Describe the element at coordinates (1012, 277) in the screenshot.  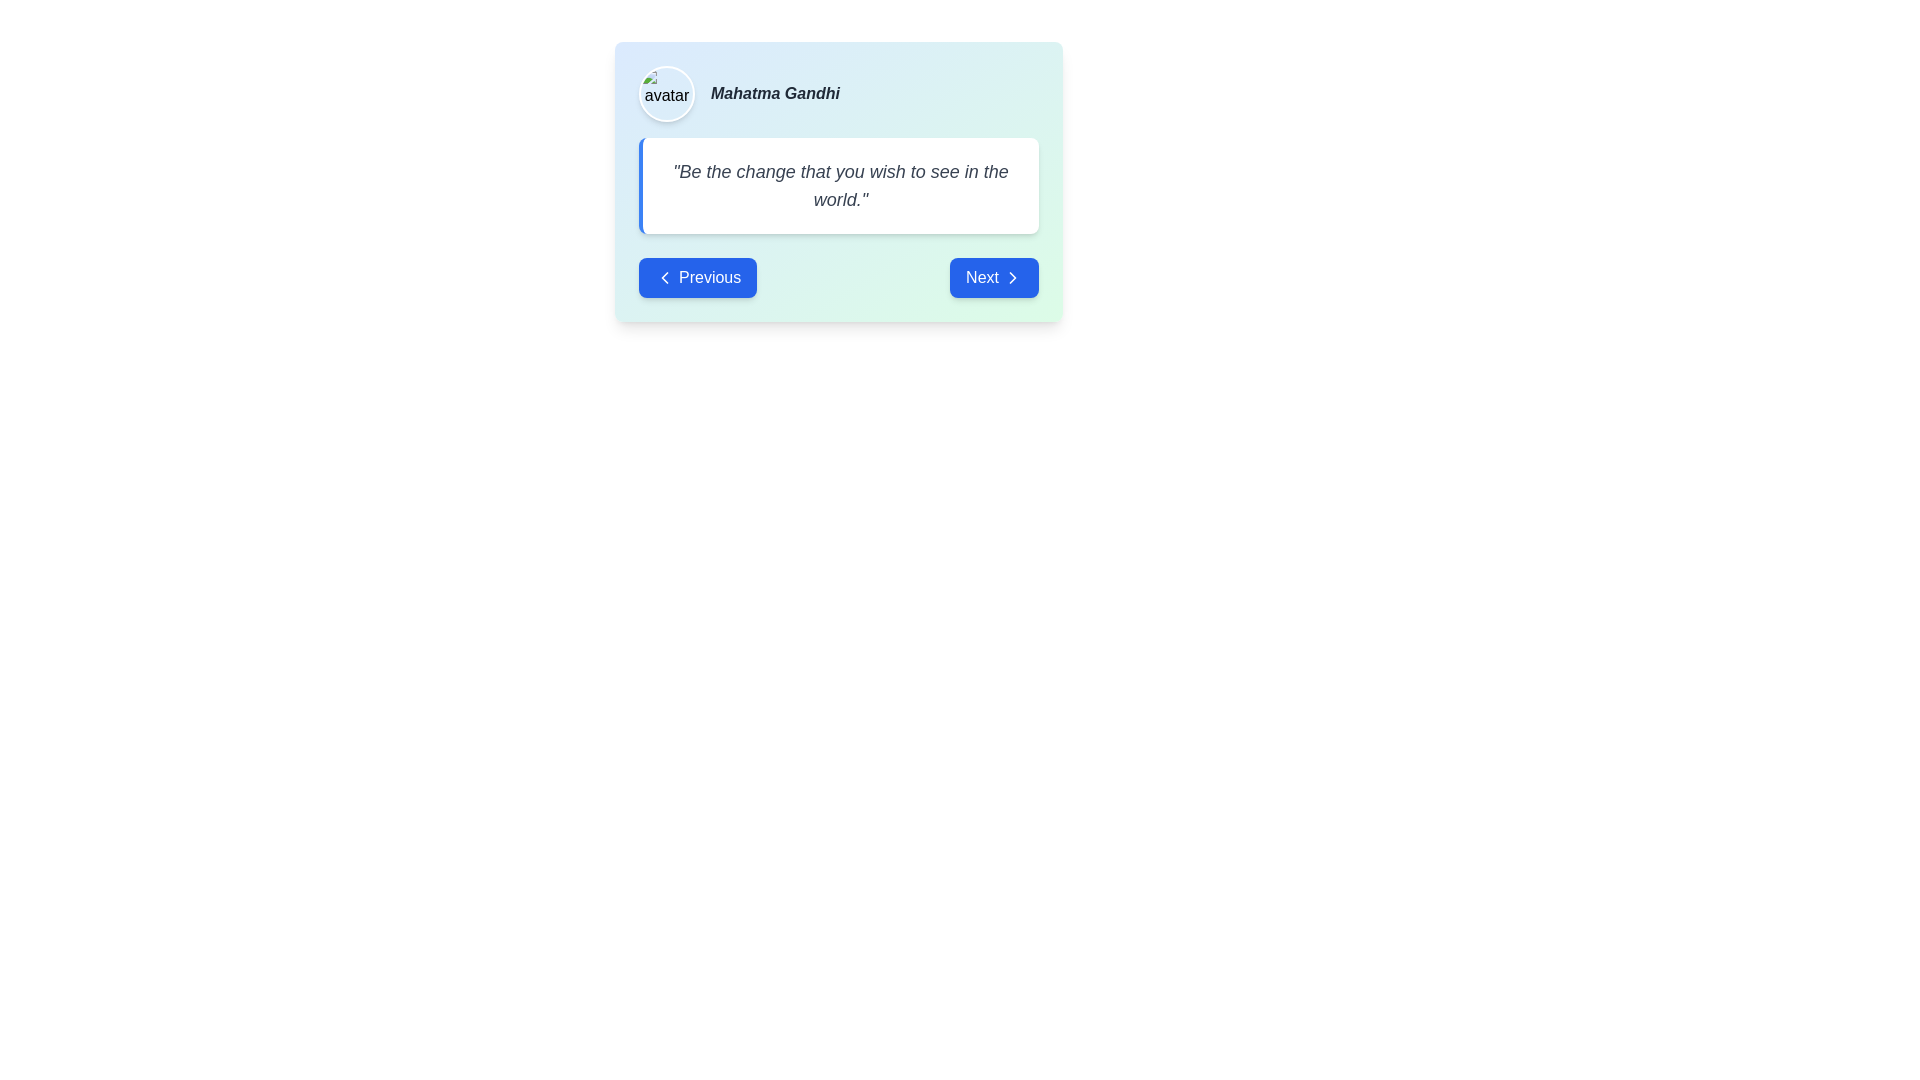
I see `the right-pointing chevron arrow icon within the blue 'Next' button` at that location.